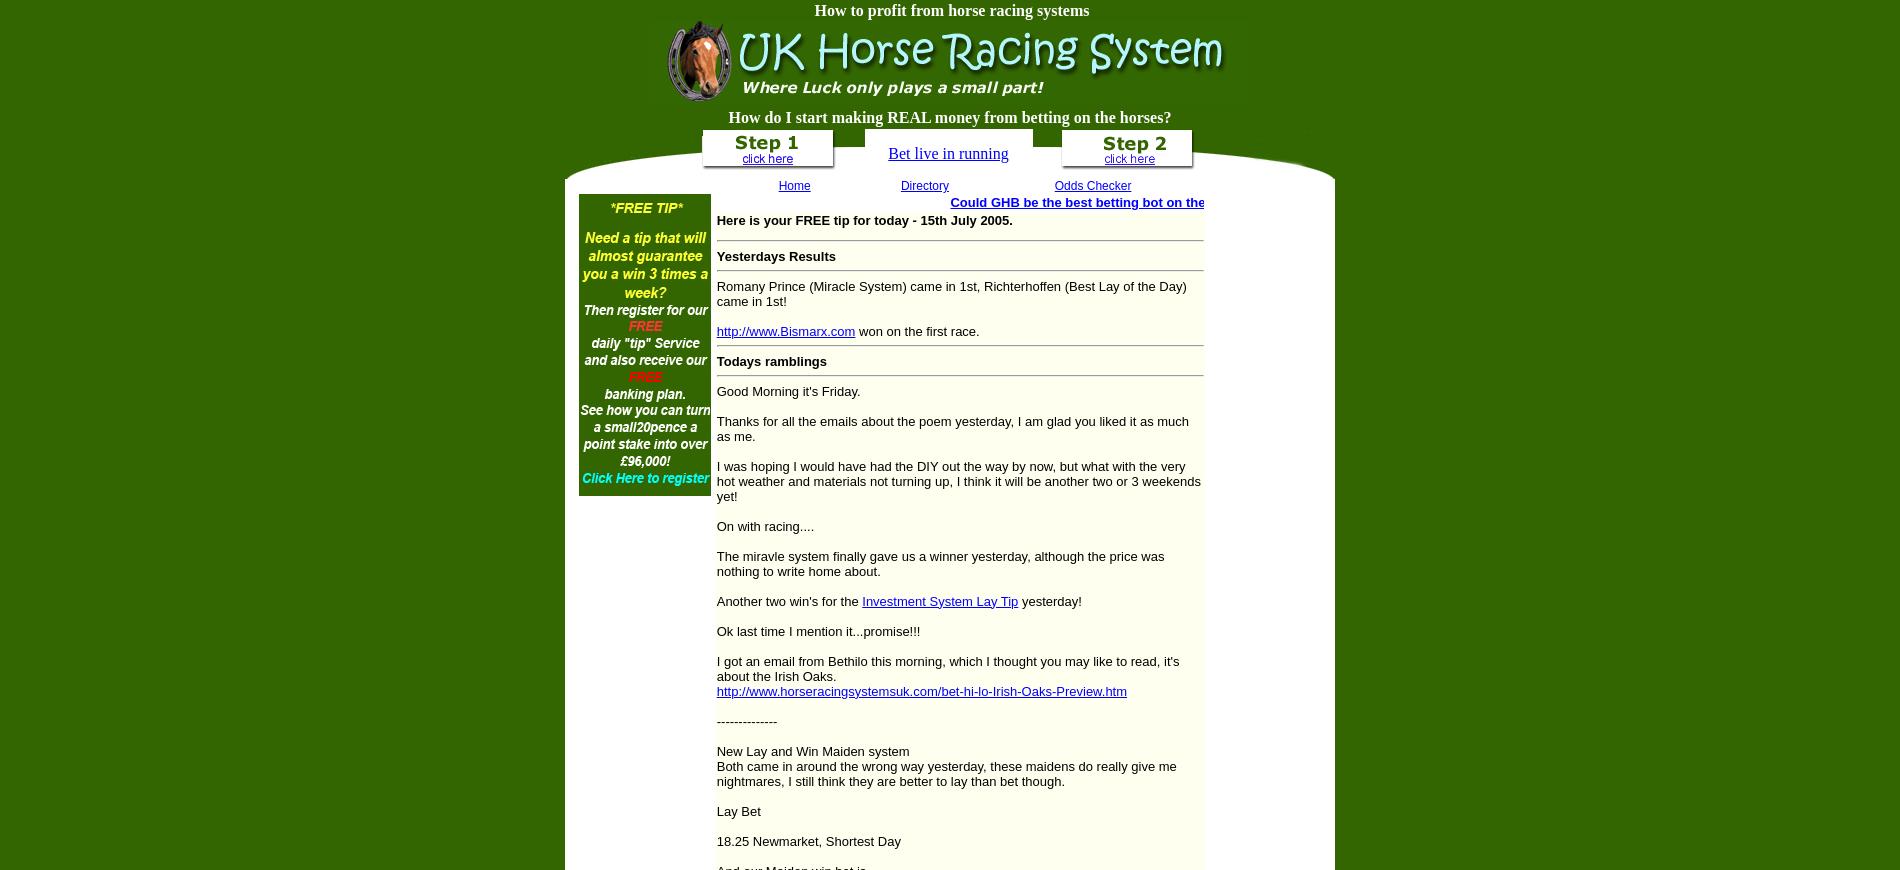  What do you see at coordinates (788, 599) in the screenshot?
I see `'Another two win's for the'` at bounding box center [788, 599].